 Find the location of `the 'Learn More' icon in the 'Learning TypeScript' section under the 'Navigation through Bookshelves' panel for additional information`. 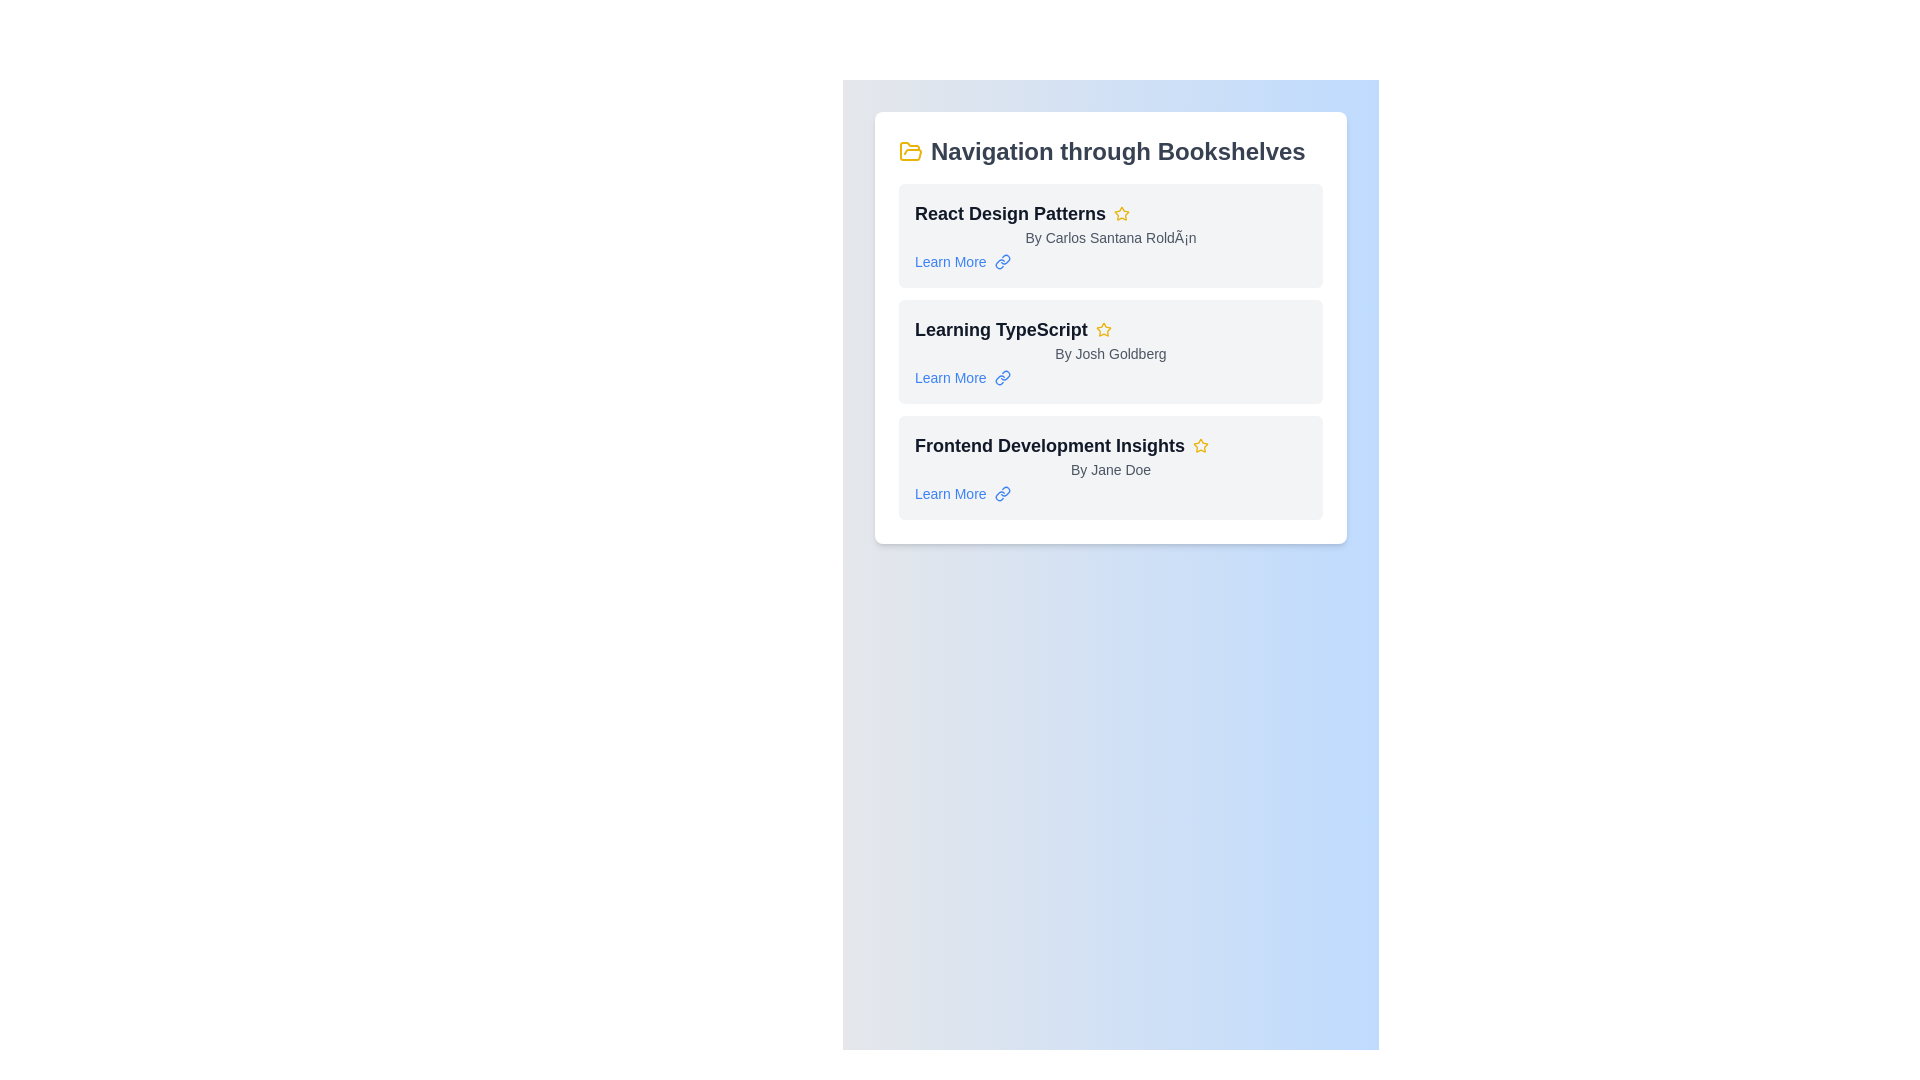

the 'Learn More' icon in the 'Learning TypeScript' section under the 'Navigation through Bookshelves' panel for additional information is located at coordinates (1002, 493).